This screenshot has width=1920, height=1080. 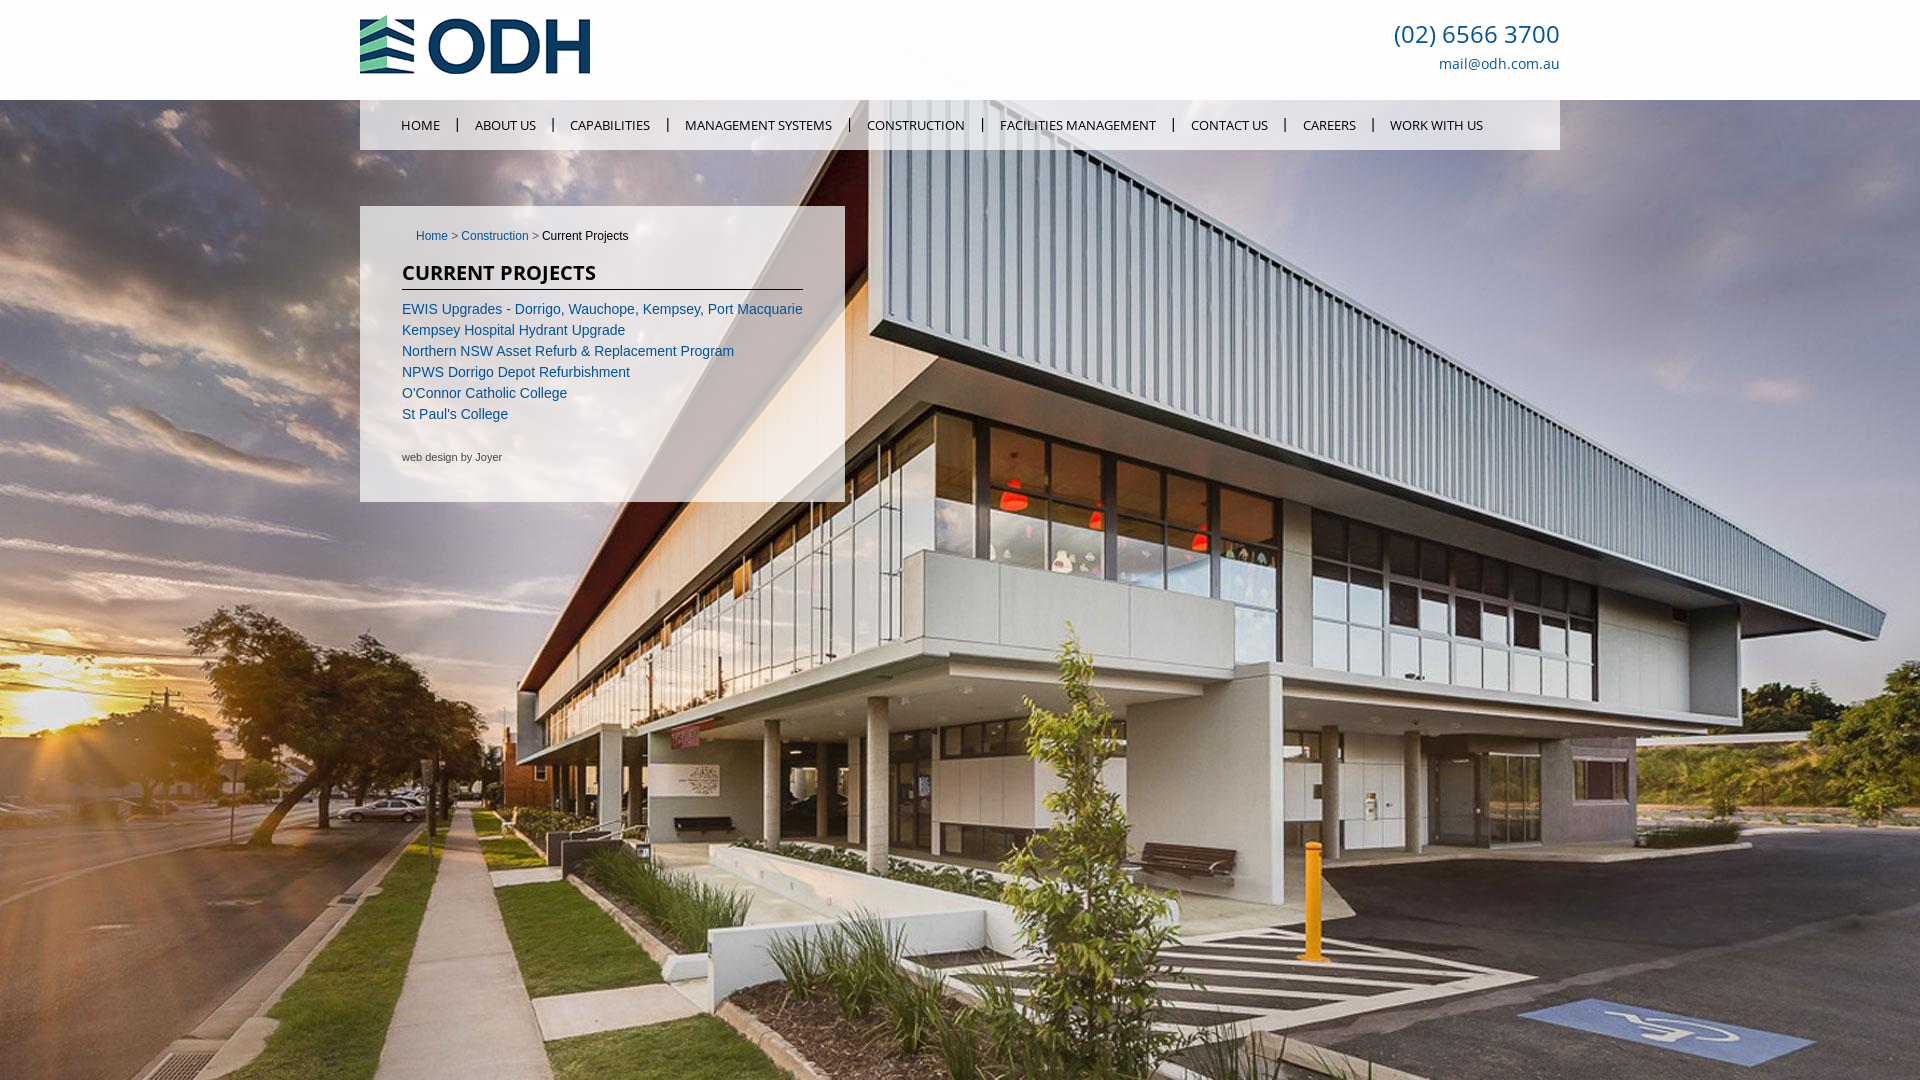 What do you see at coordinates (401, 371) in the screenshot?
I see `'NPWS Dorrigo Depot Refurbishment'` at bounding box center [401, 371].